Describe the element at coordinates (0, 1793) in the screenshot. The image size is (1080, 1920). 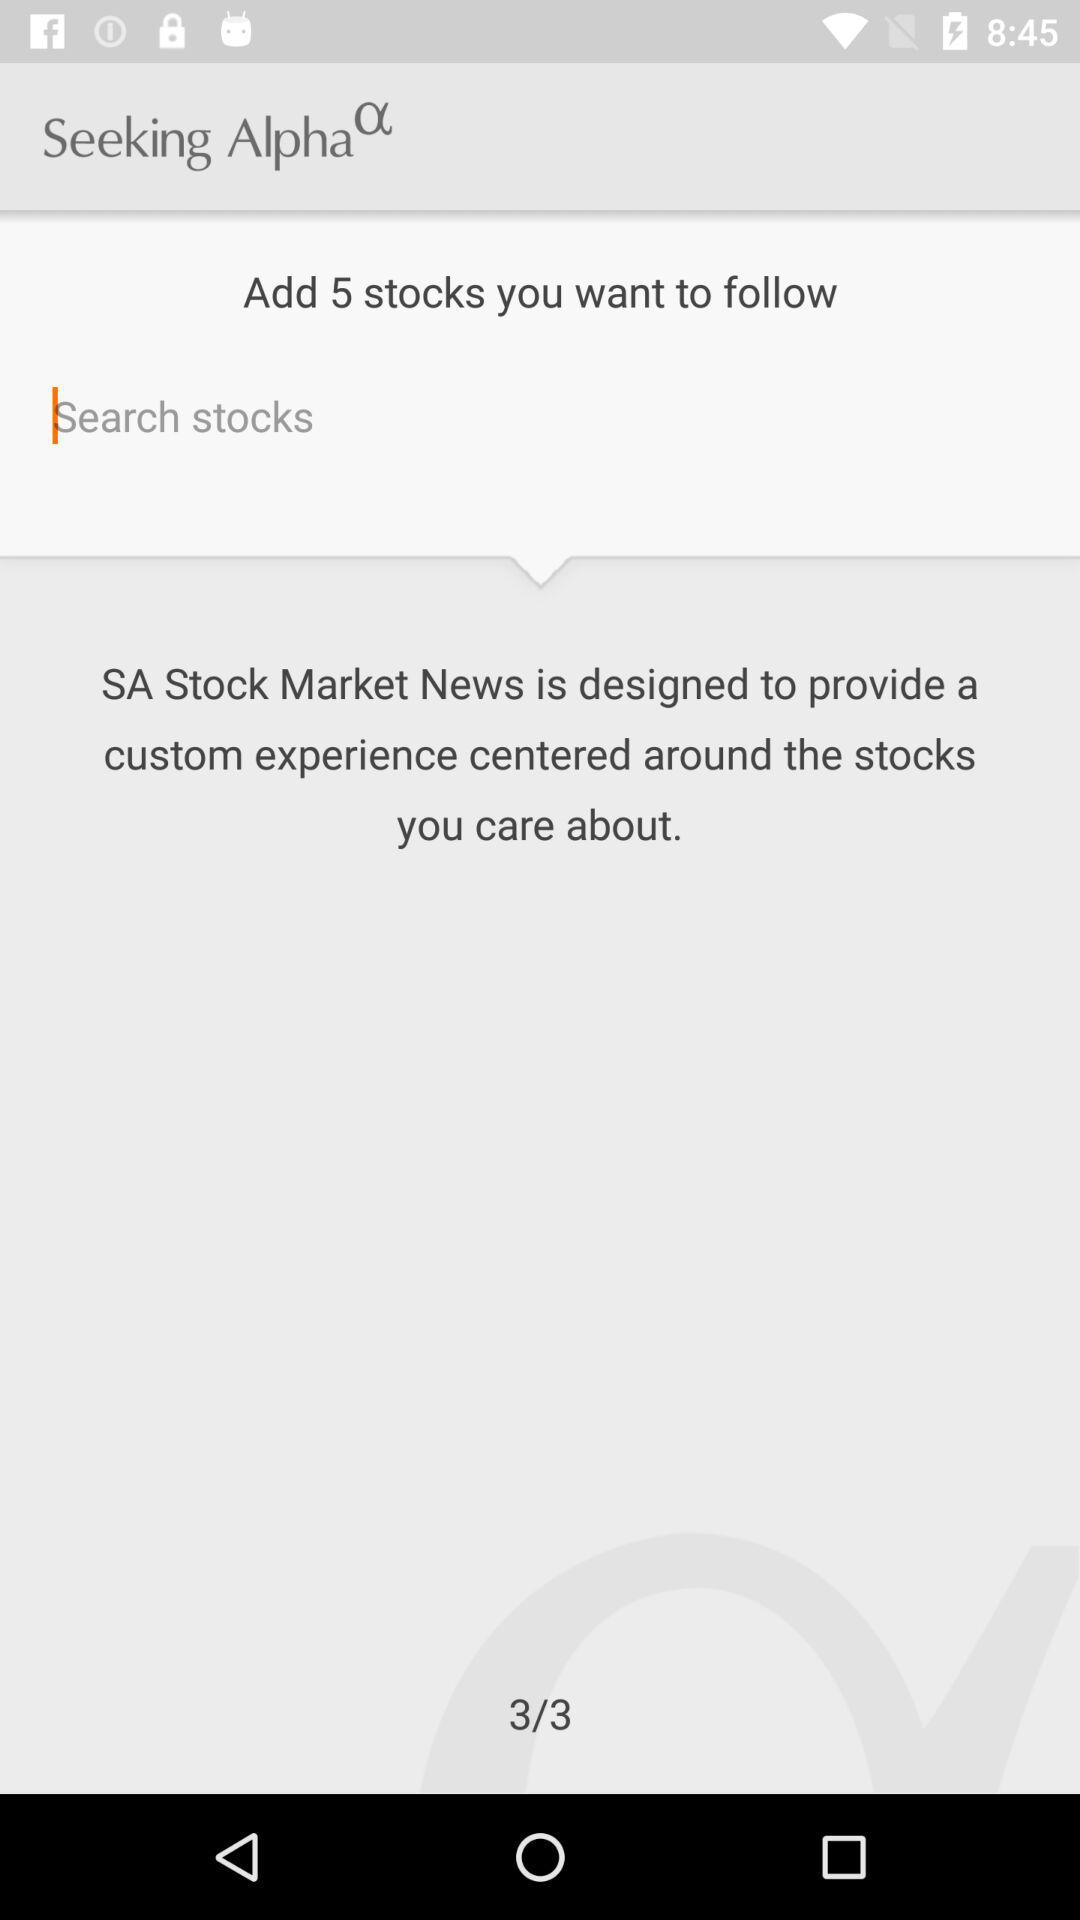
I see `the icon below the 3/3 icon` at that location.